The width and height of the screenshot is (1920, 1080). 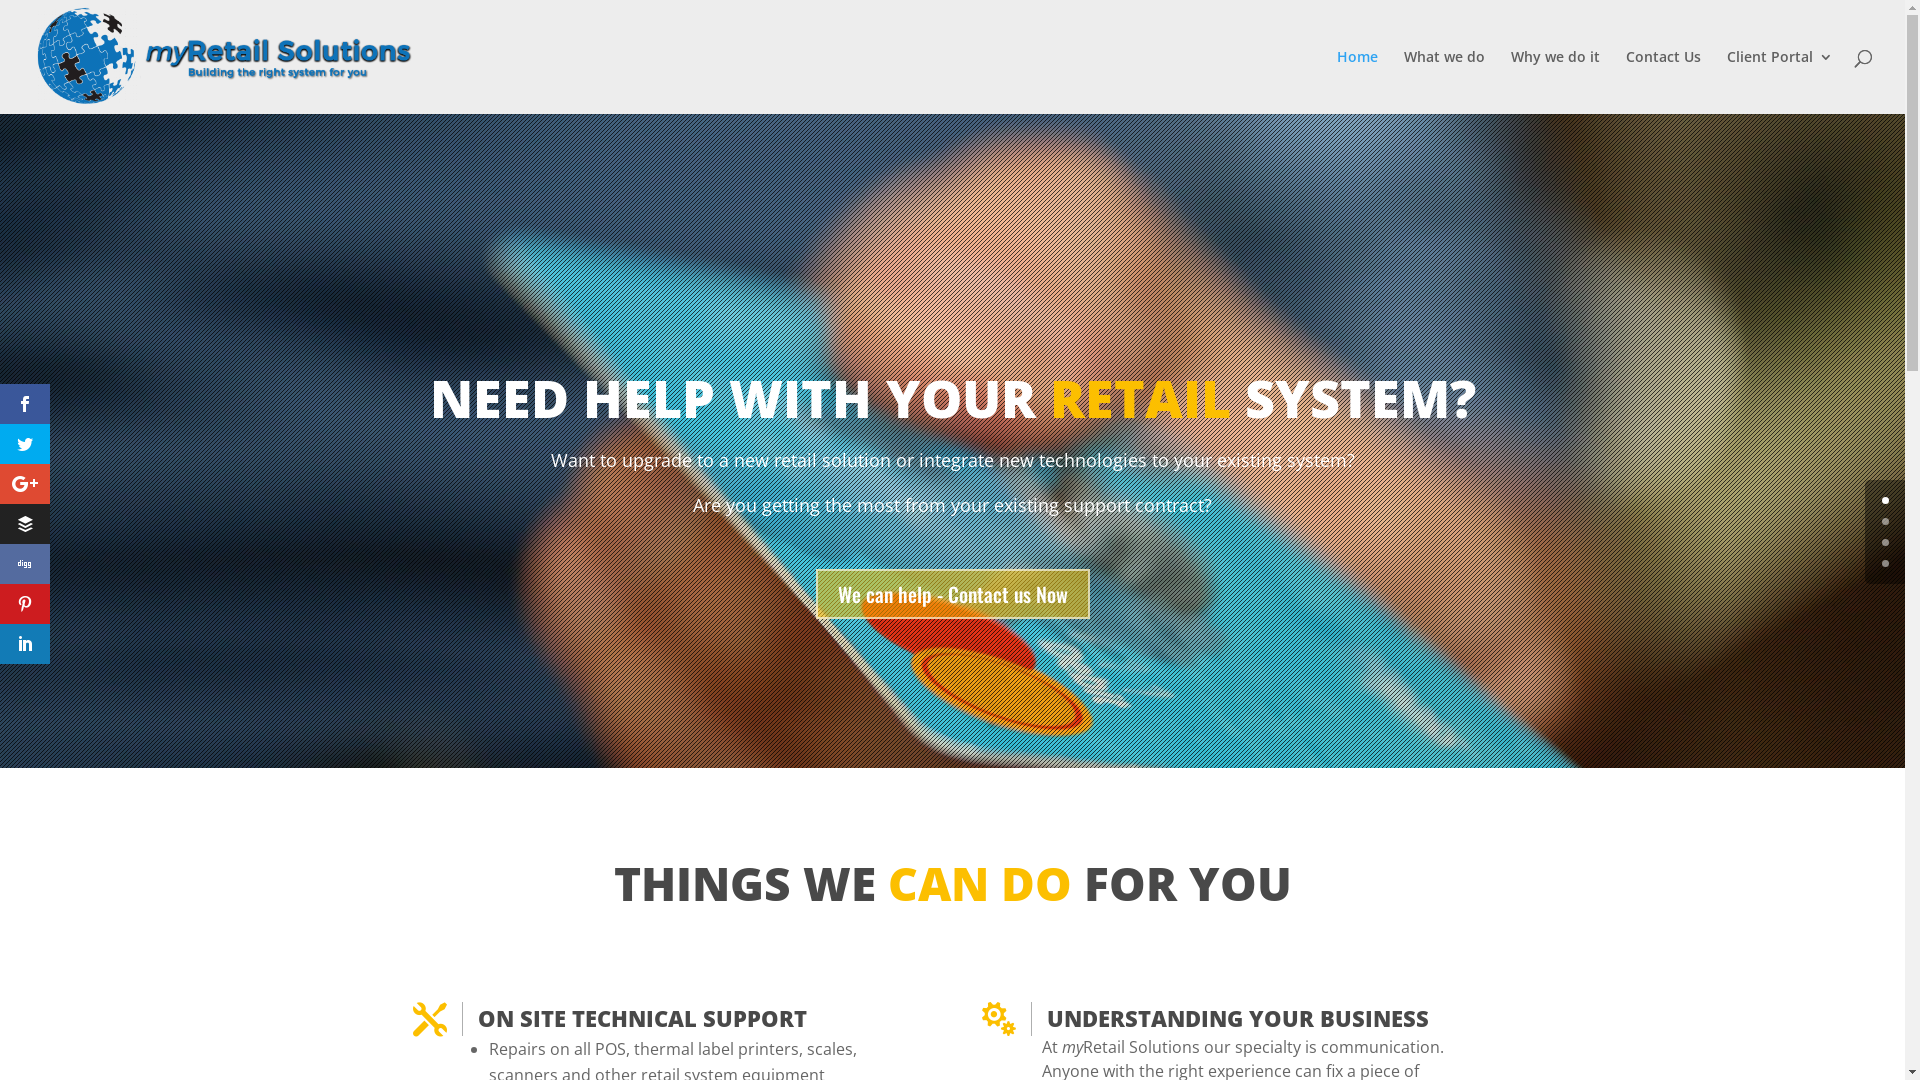 What do you see at coordinates (1444, 80) in the screenshot?
I see `'What we do'` at bounding box center [1444, 80].